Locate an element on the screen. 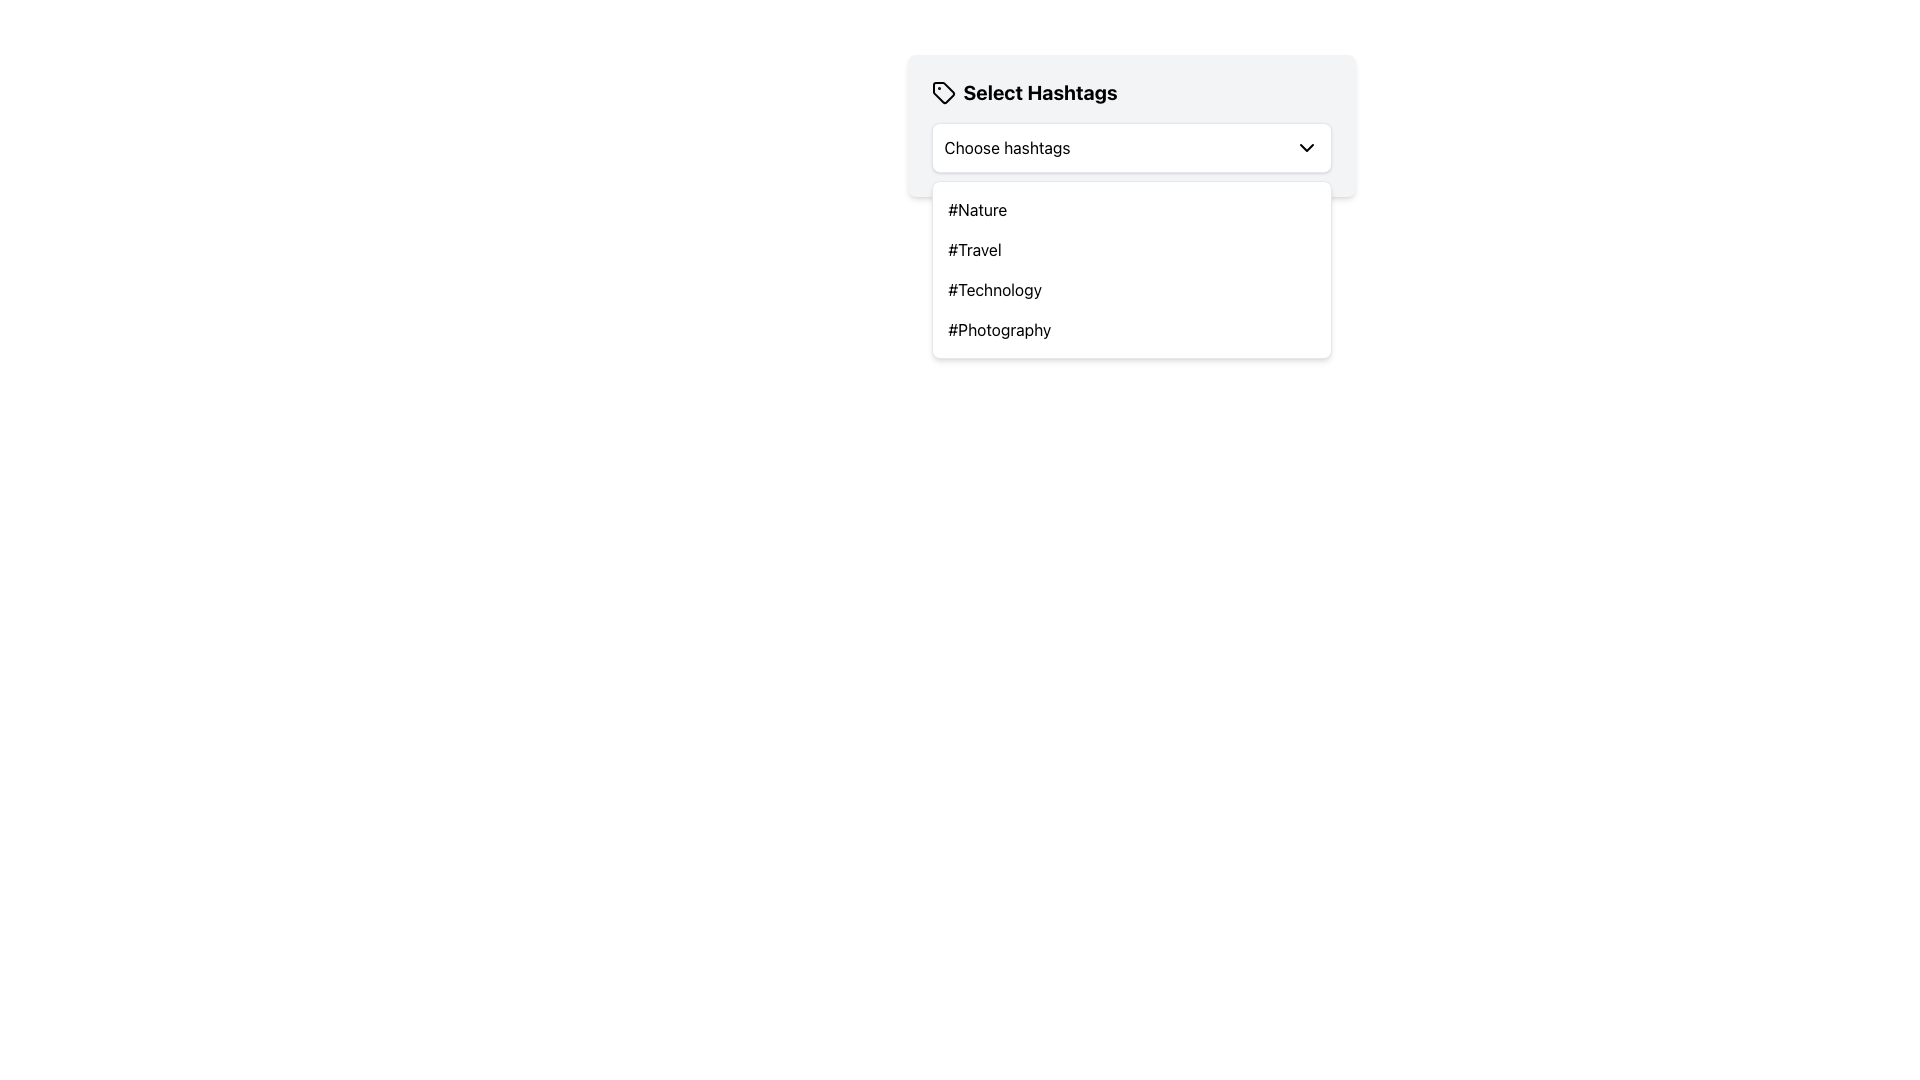 Image resolution: width=1920 pixels, height=1080 pixels. the icon associated with the 'Select Hashtags' dropdown menu located at the top left corner of the interface is located at coordinates (942, 92).